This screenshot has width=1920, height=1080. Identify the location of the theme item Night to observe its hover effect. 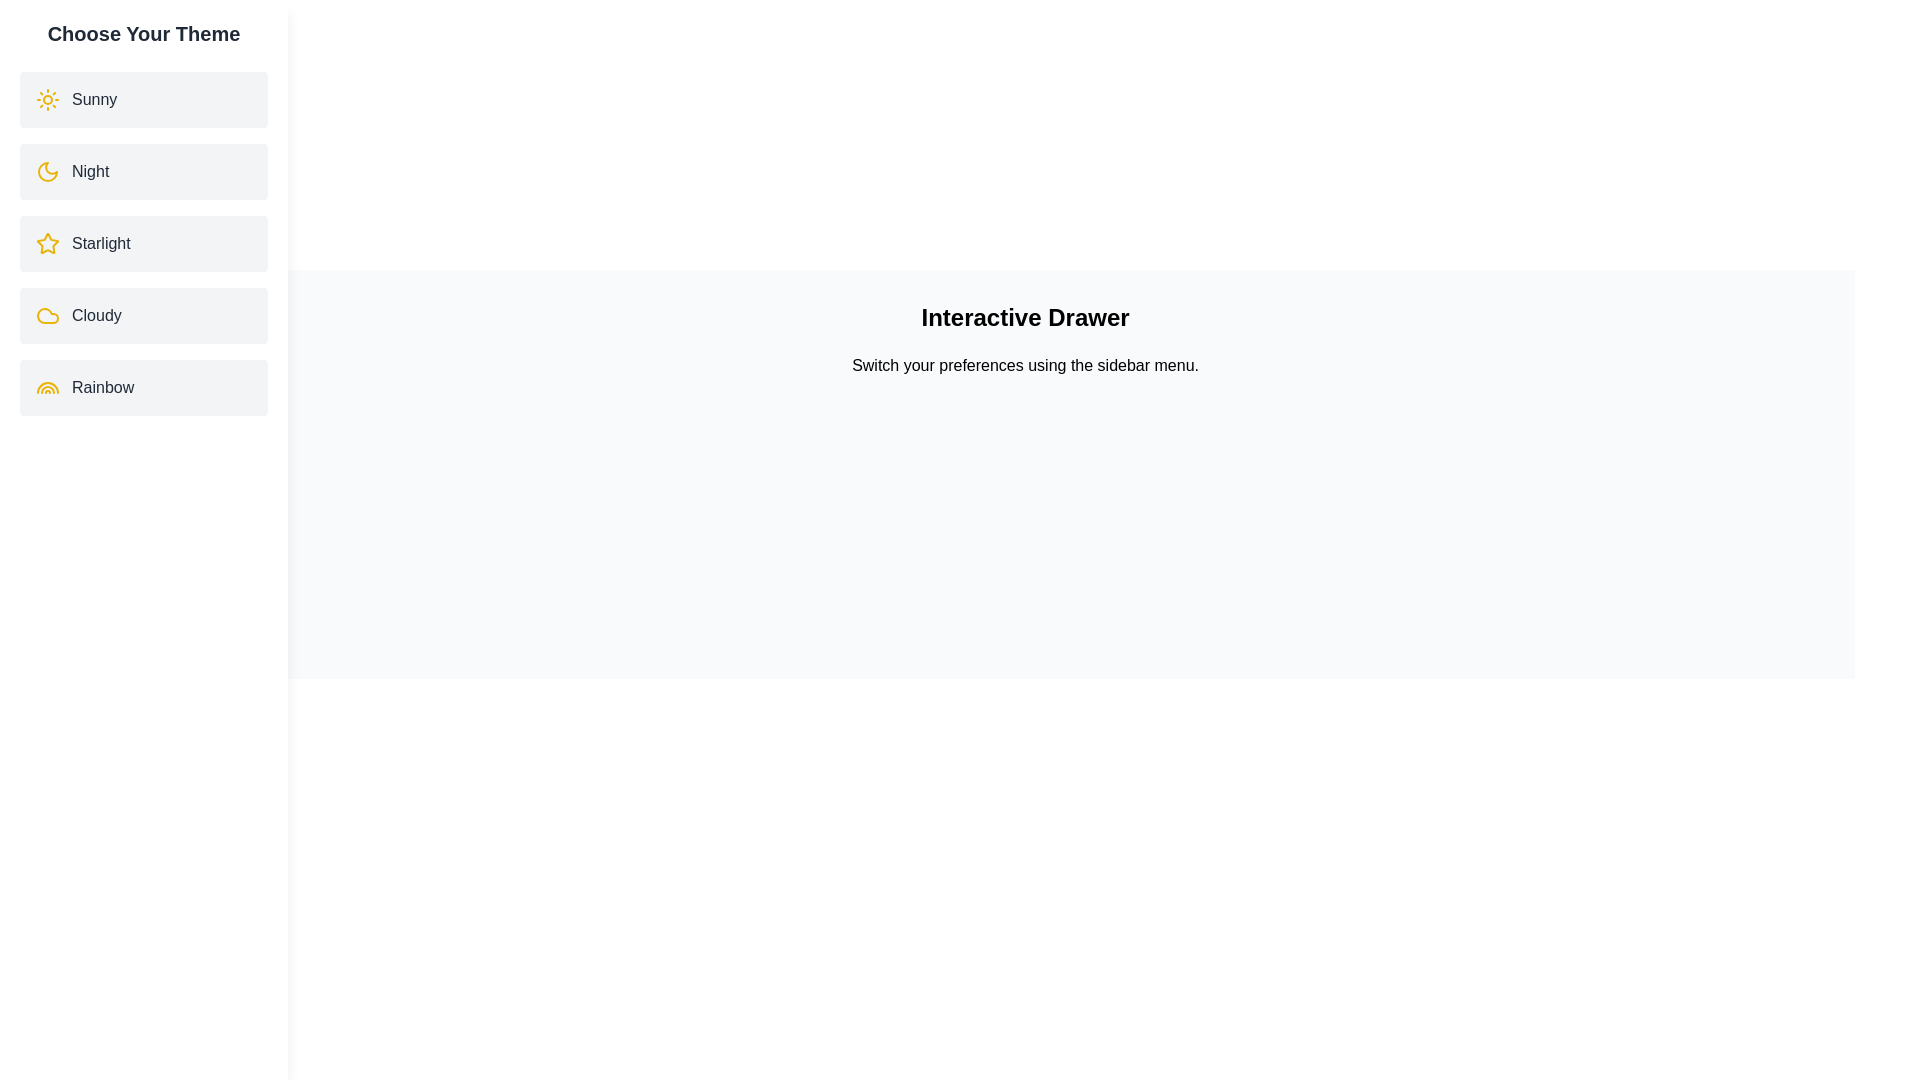
(143, 171).